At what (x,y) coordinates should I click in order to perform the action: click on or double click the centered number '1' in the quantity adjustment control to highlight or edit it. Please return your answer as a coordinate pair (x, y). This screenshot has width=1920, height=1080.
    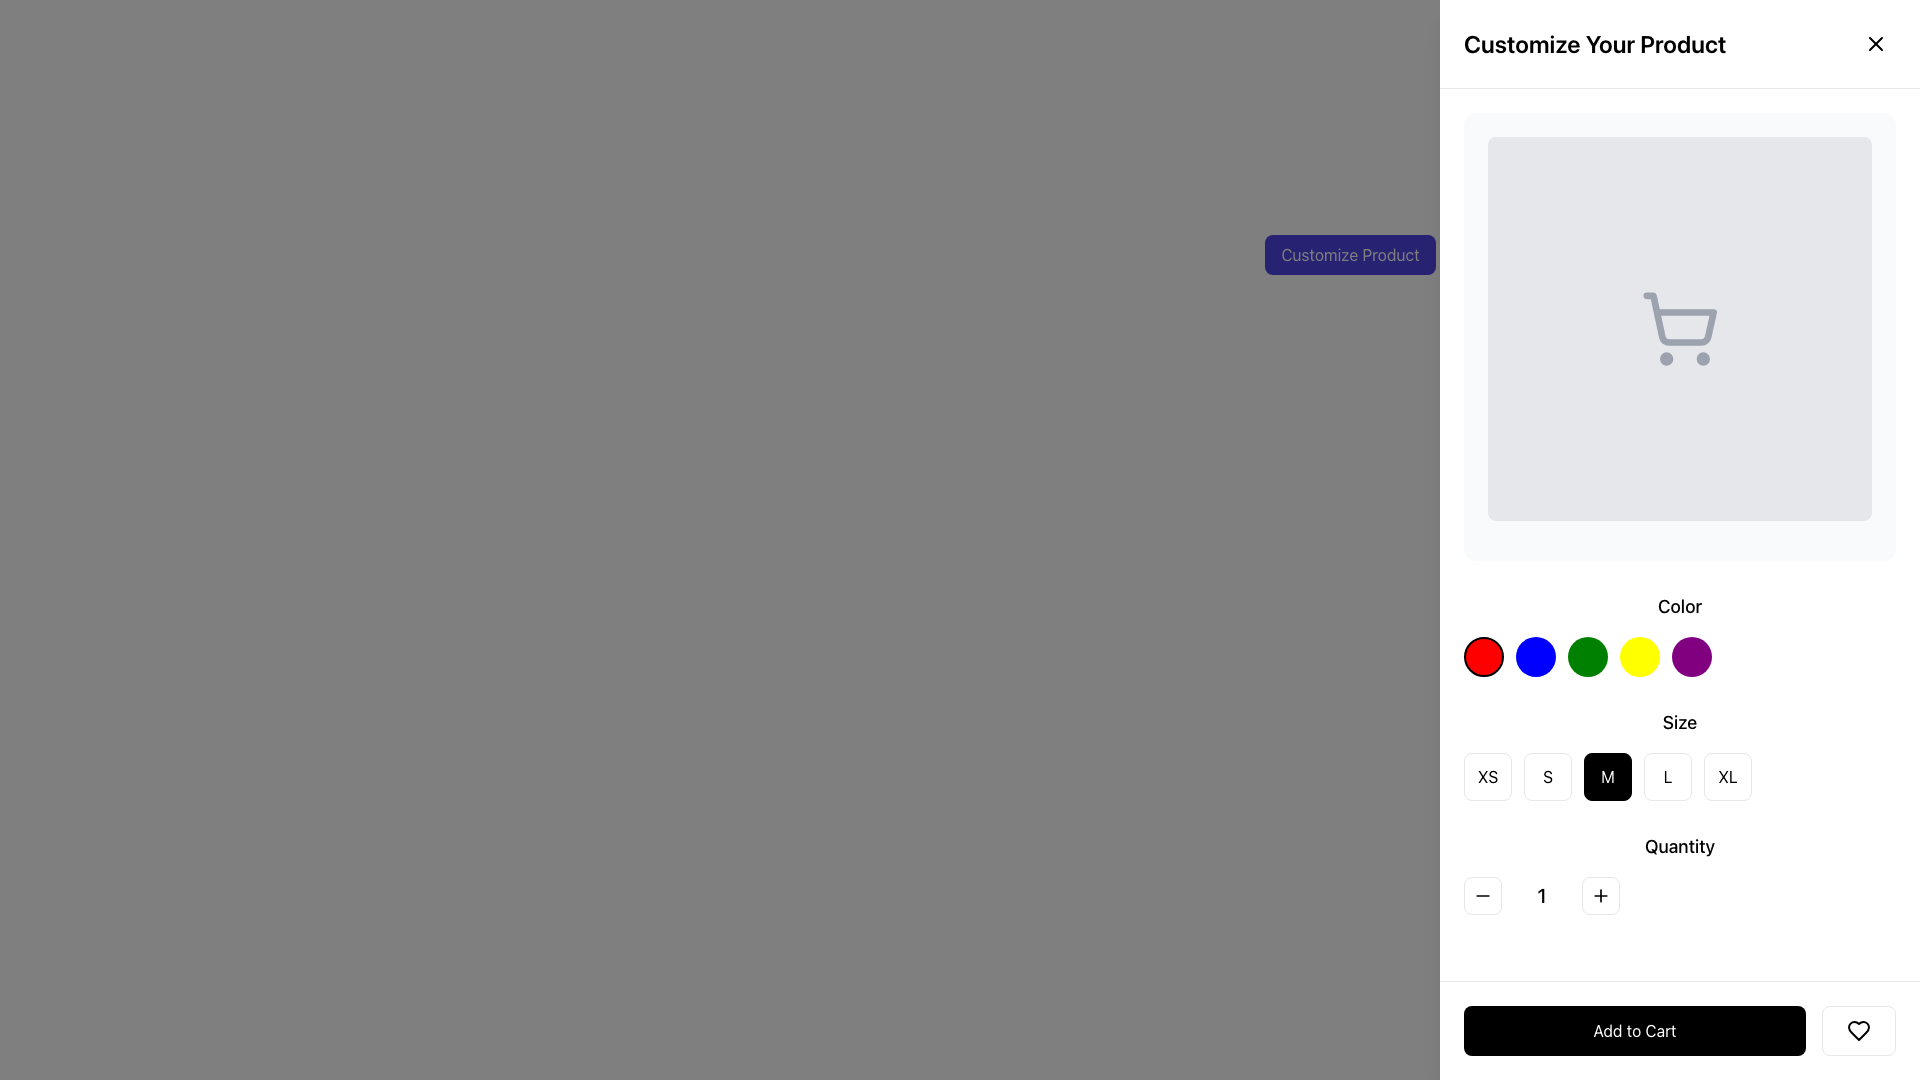
    Looking at the image, I should click on (1680, 894).